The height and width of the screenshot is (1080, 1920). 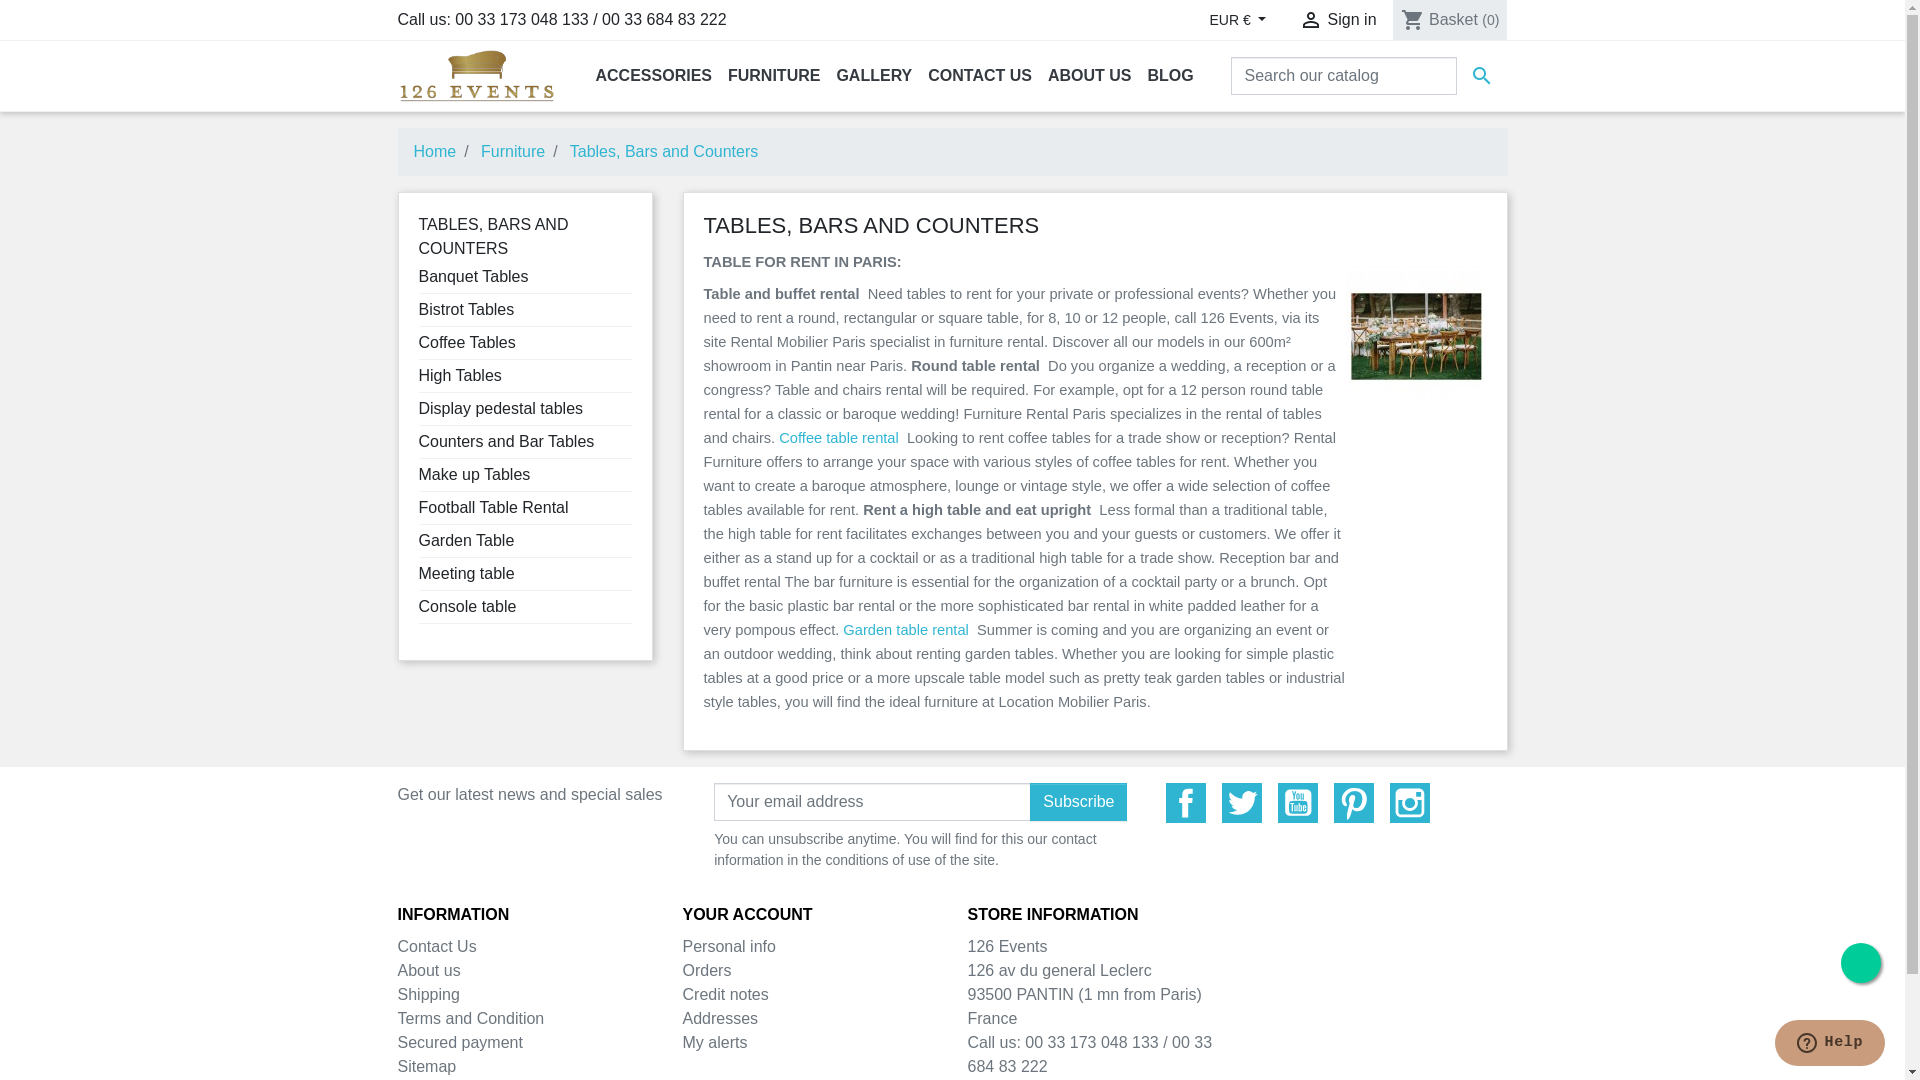 What do you see at coordinates (1171, 75) in the screenshot?
I see `'BLOG'` at bounding box center [1171, 75].